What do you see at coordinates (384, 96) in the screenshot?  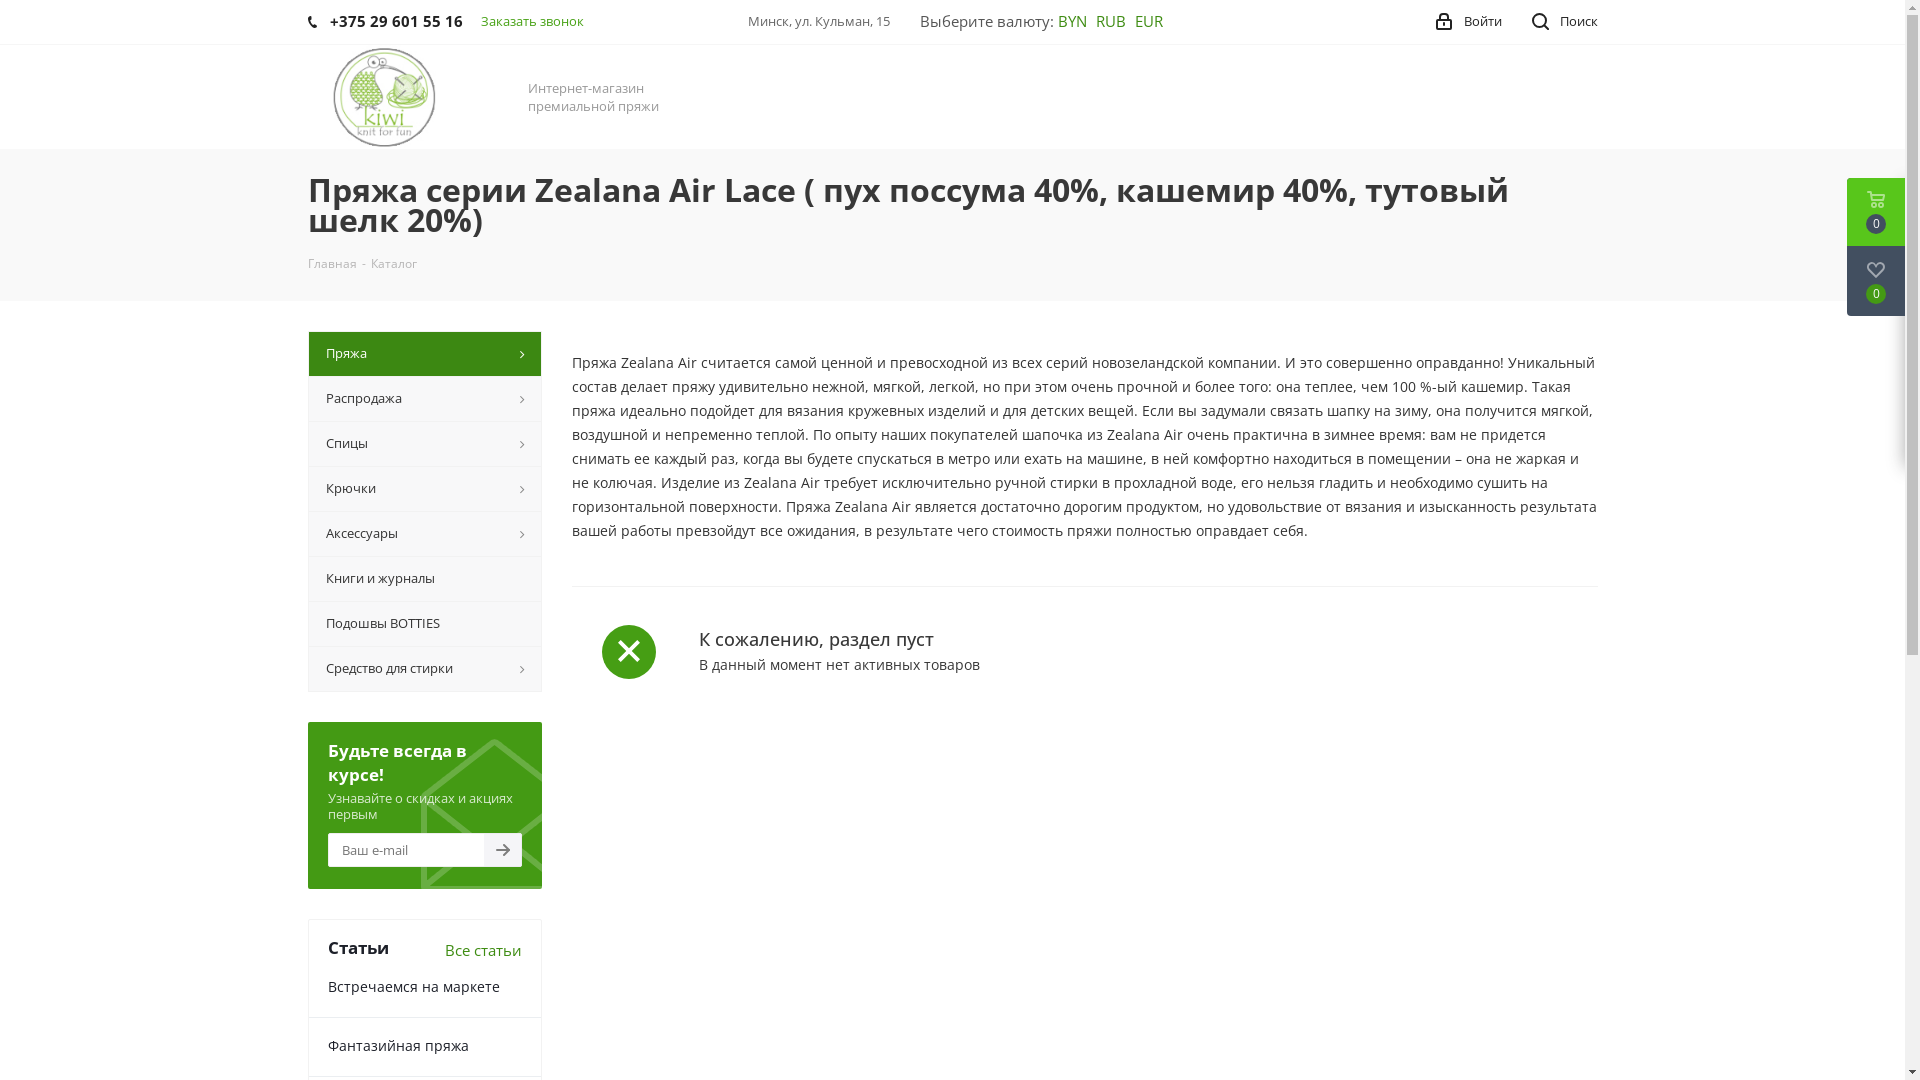 I see `'Kiwi-Kiwi'` at bounding box center [384, 96].